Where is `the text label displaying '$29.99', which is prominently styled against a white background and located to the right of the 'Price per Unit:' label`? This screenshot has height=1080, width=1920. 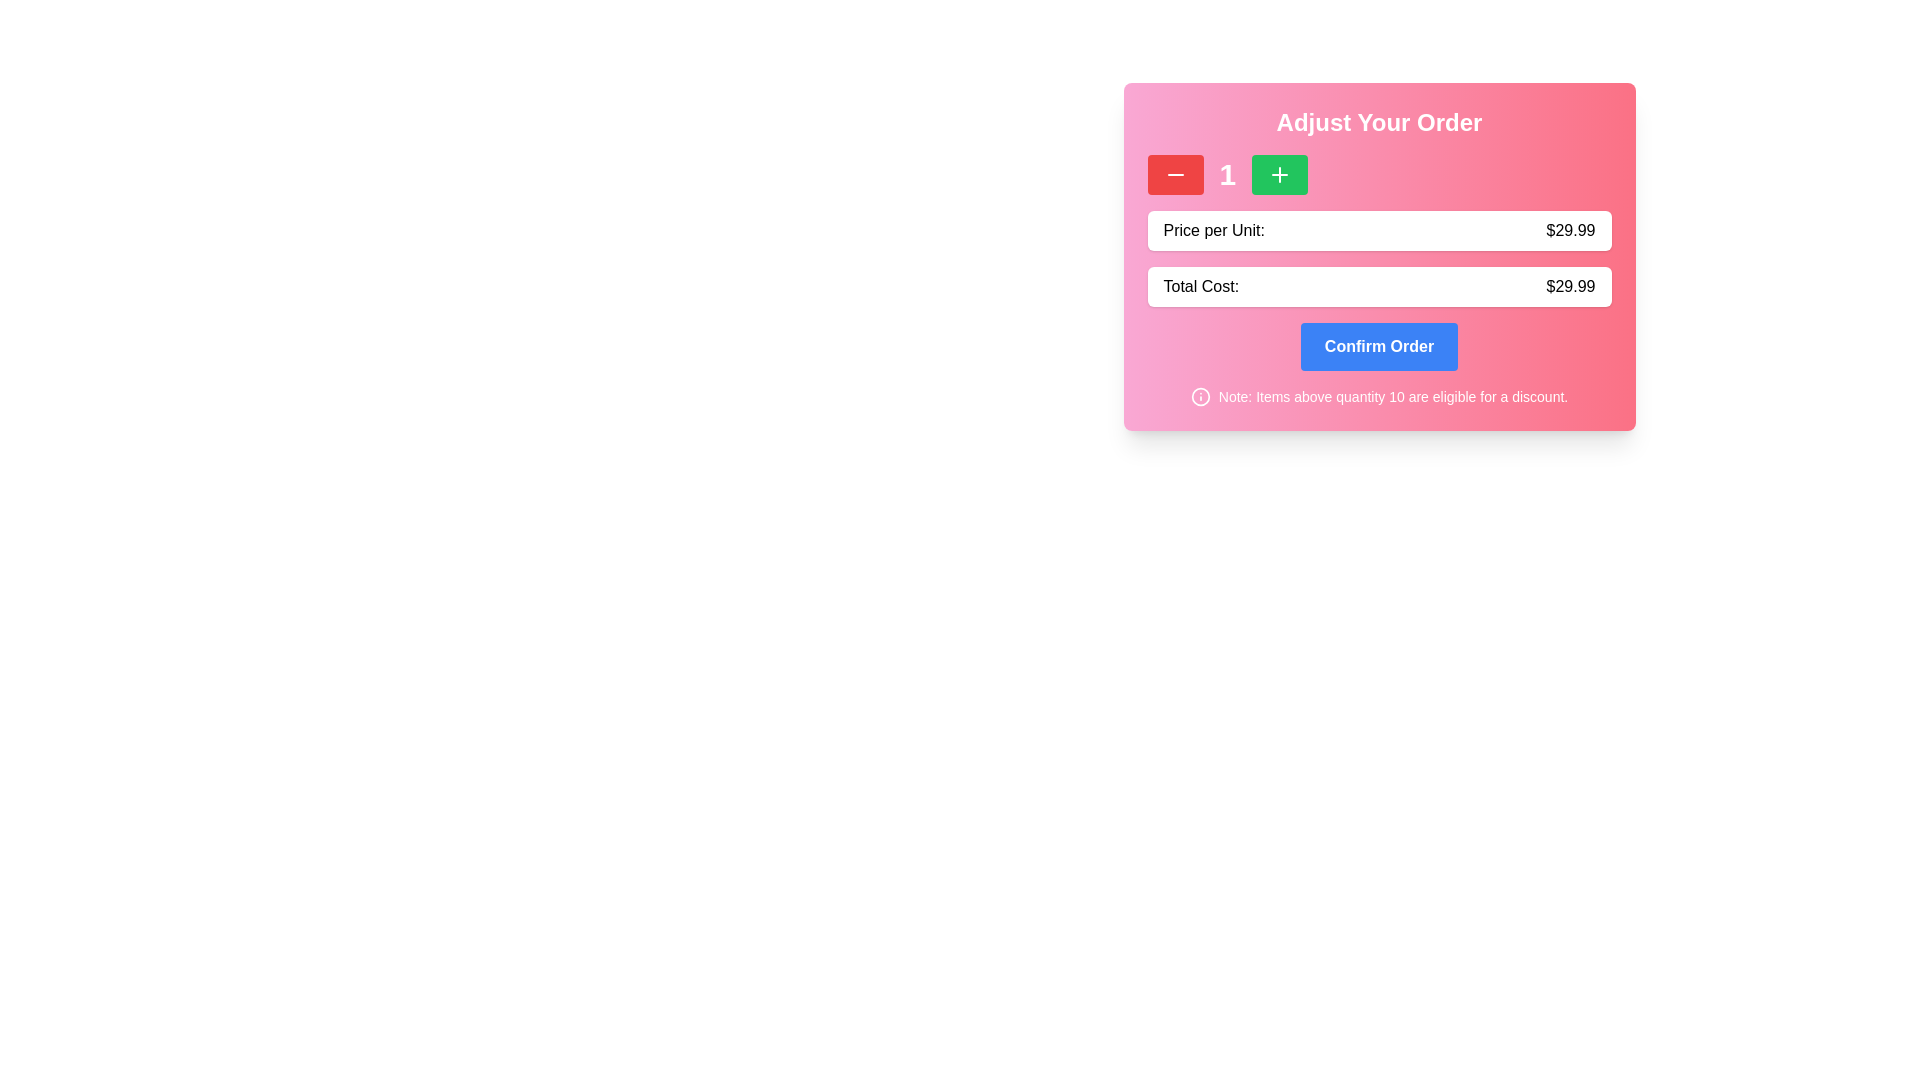 the text label displaying '$29.99', which is prominently styled against a white background and located to the right of the 'Price per Unit:' label is located at coordinates (1569, 230).